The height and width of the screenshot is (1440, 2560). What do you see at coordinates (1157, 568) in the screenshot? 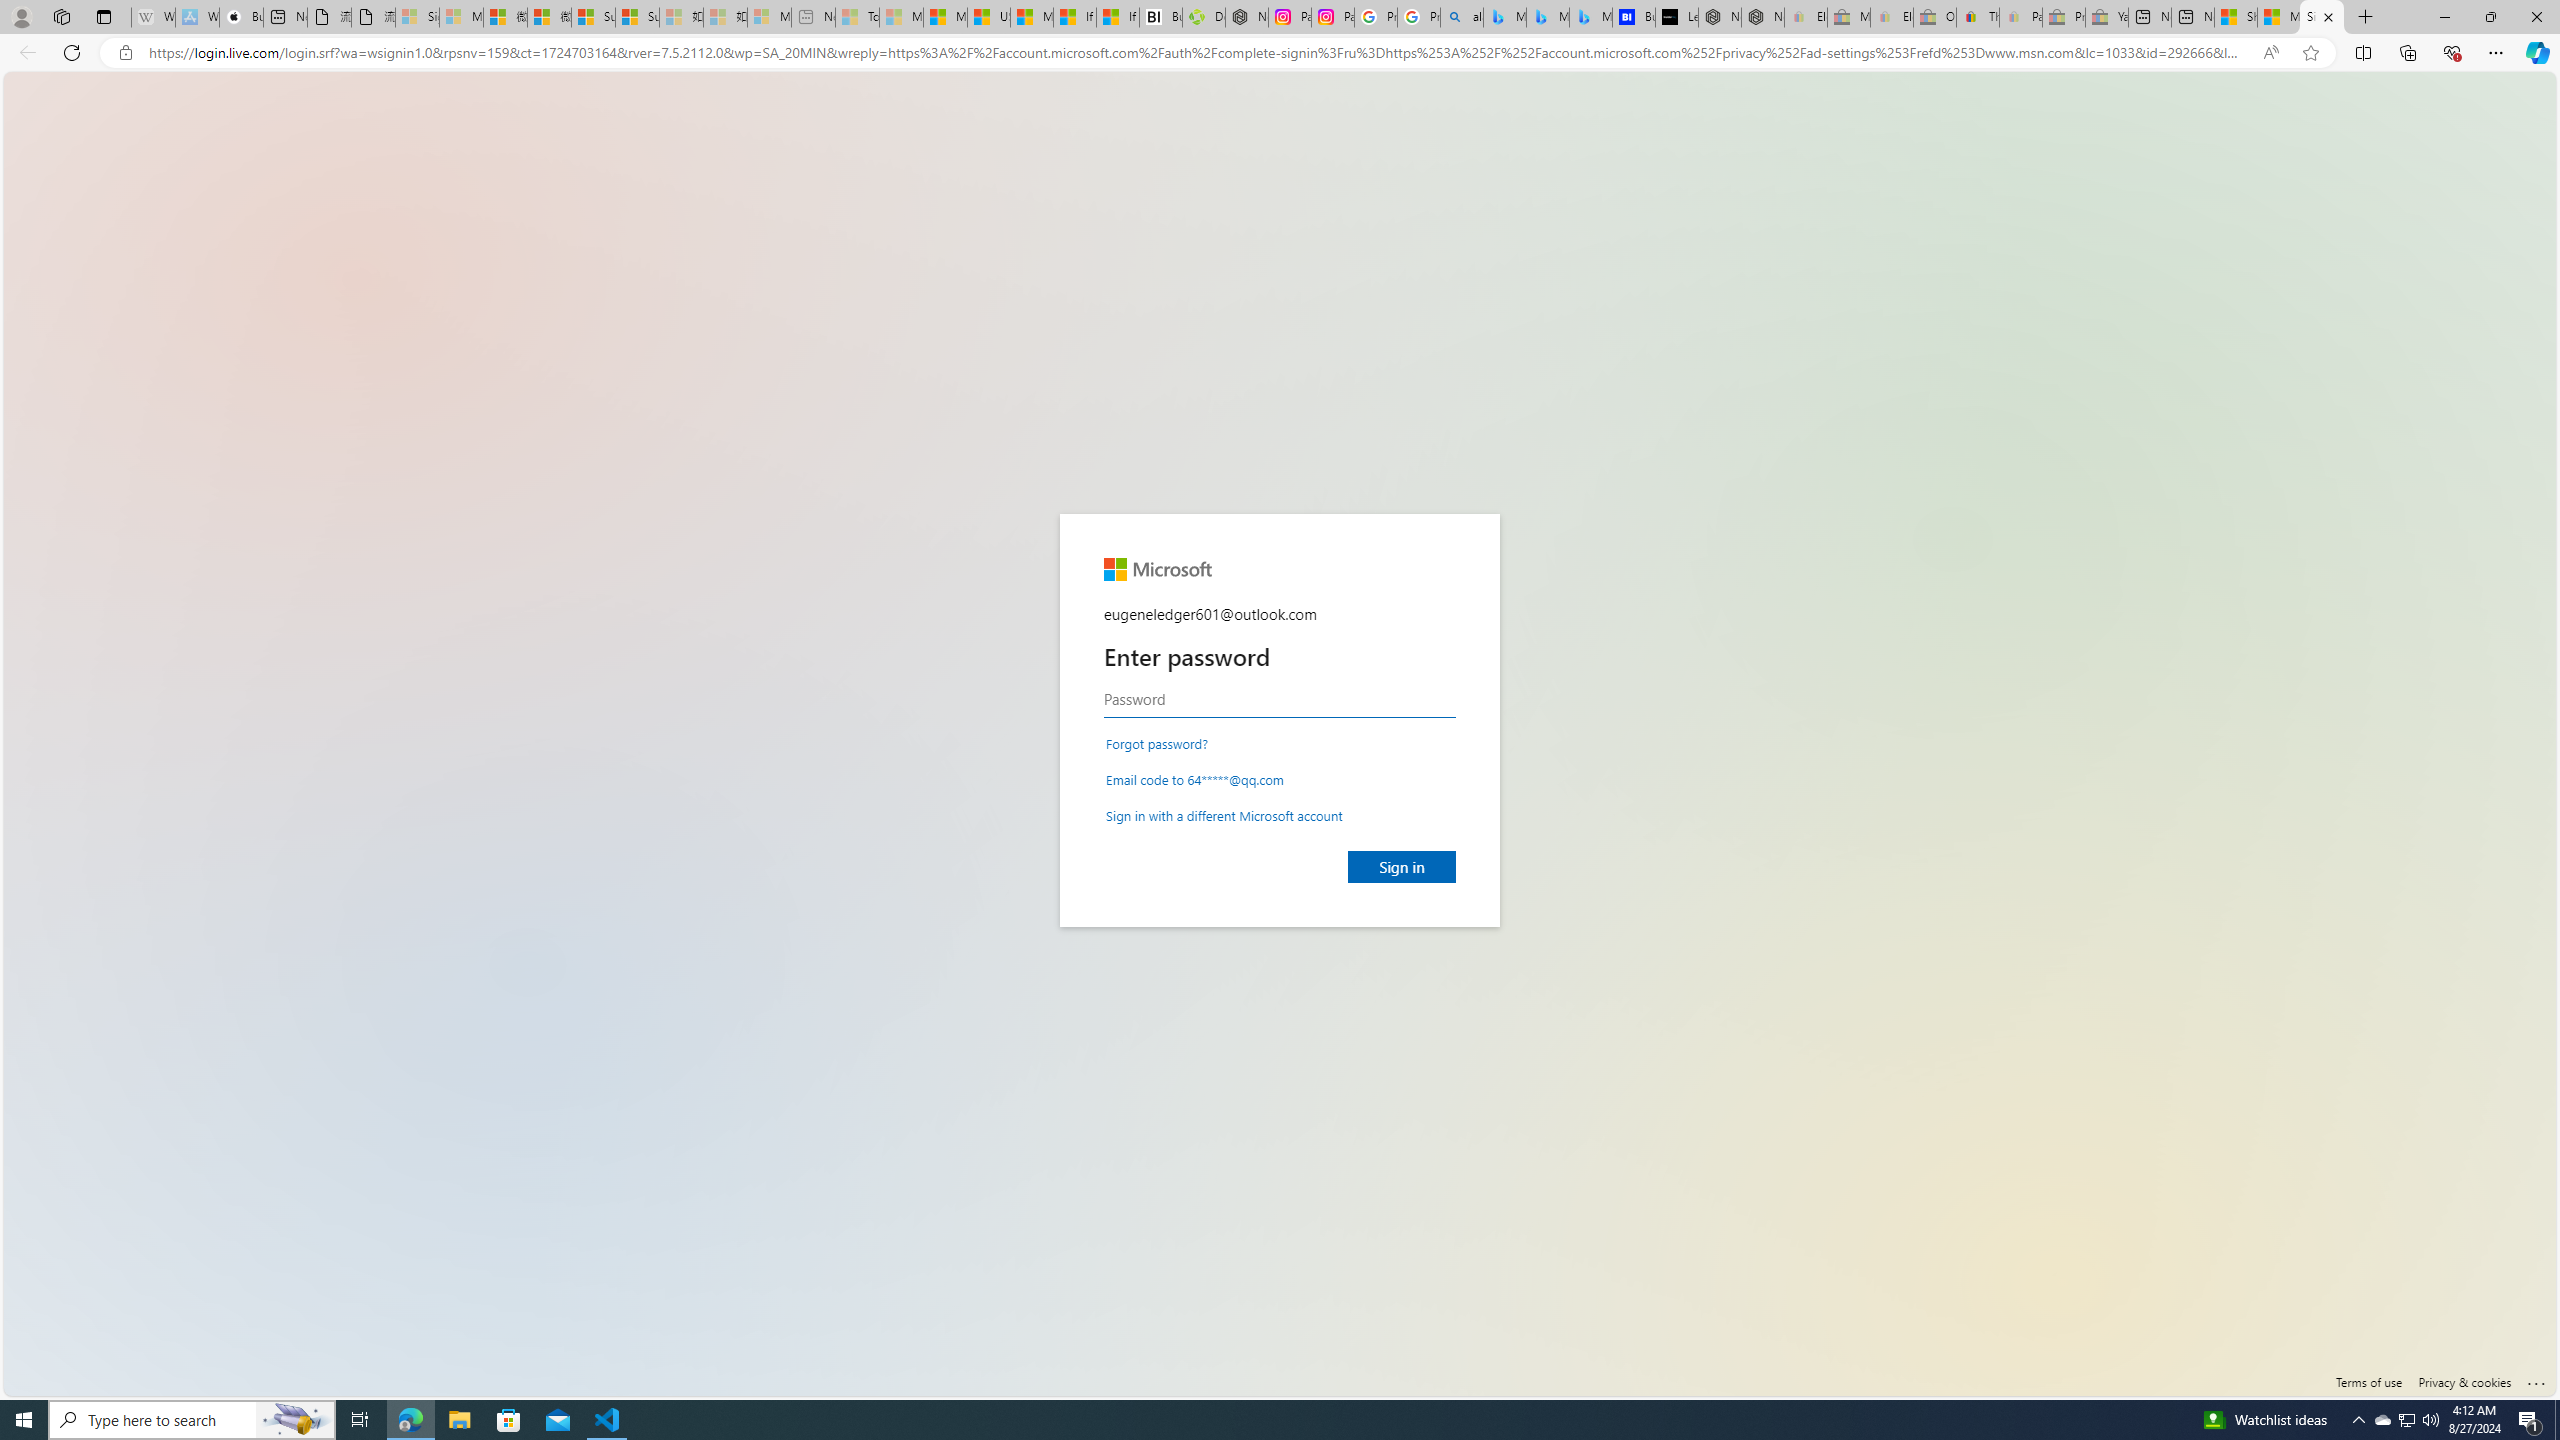
I see `'Microsoft'` at bounding box center [1157, 568].